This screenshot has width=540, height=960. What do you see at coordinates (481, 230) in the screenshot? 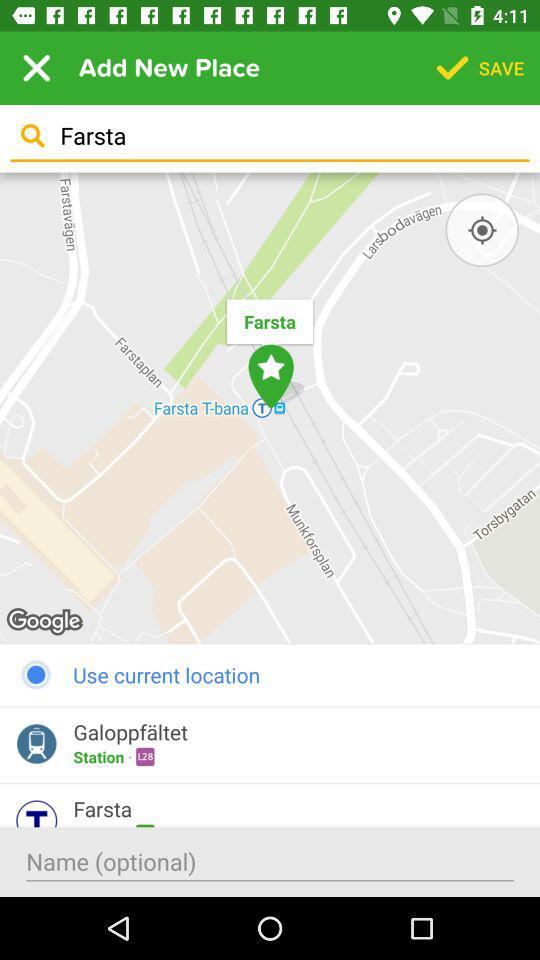
I see `track location` at bounding box center [481, 230].